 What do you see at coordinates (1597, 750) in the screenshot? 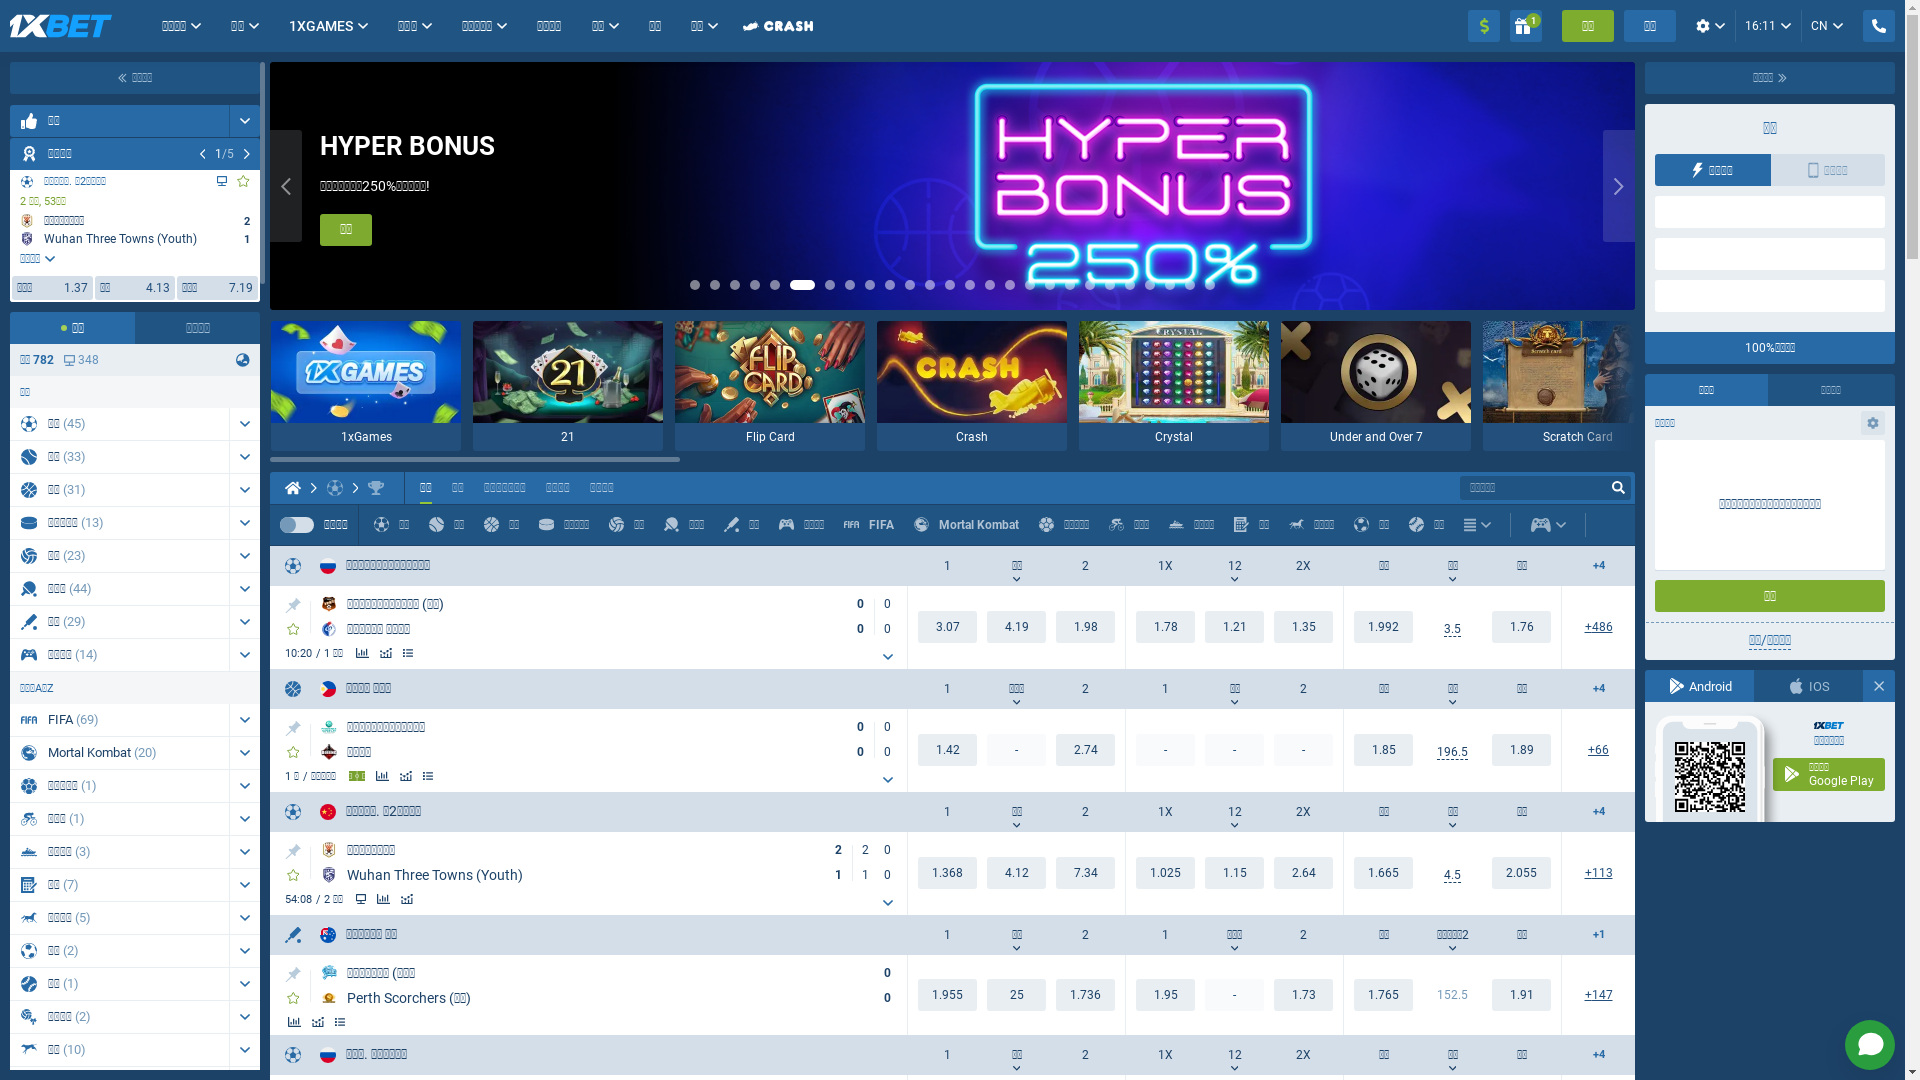
I see `'66'` at bounding box center [1597, 750].